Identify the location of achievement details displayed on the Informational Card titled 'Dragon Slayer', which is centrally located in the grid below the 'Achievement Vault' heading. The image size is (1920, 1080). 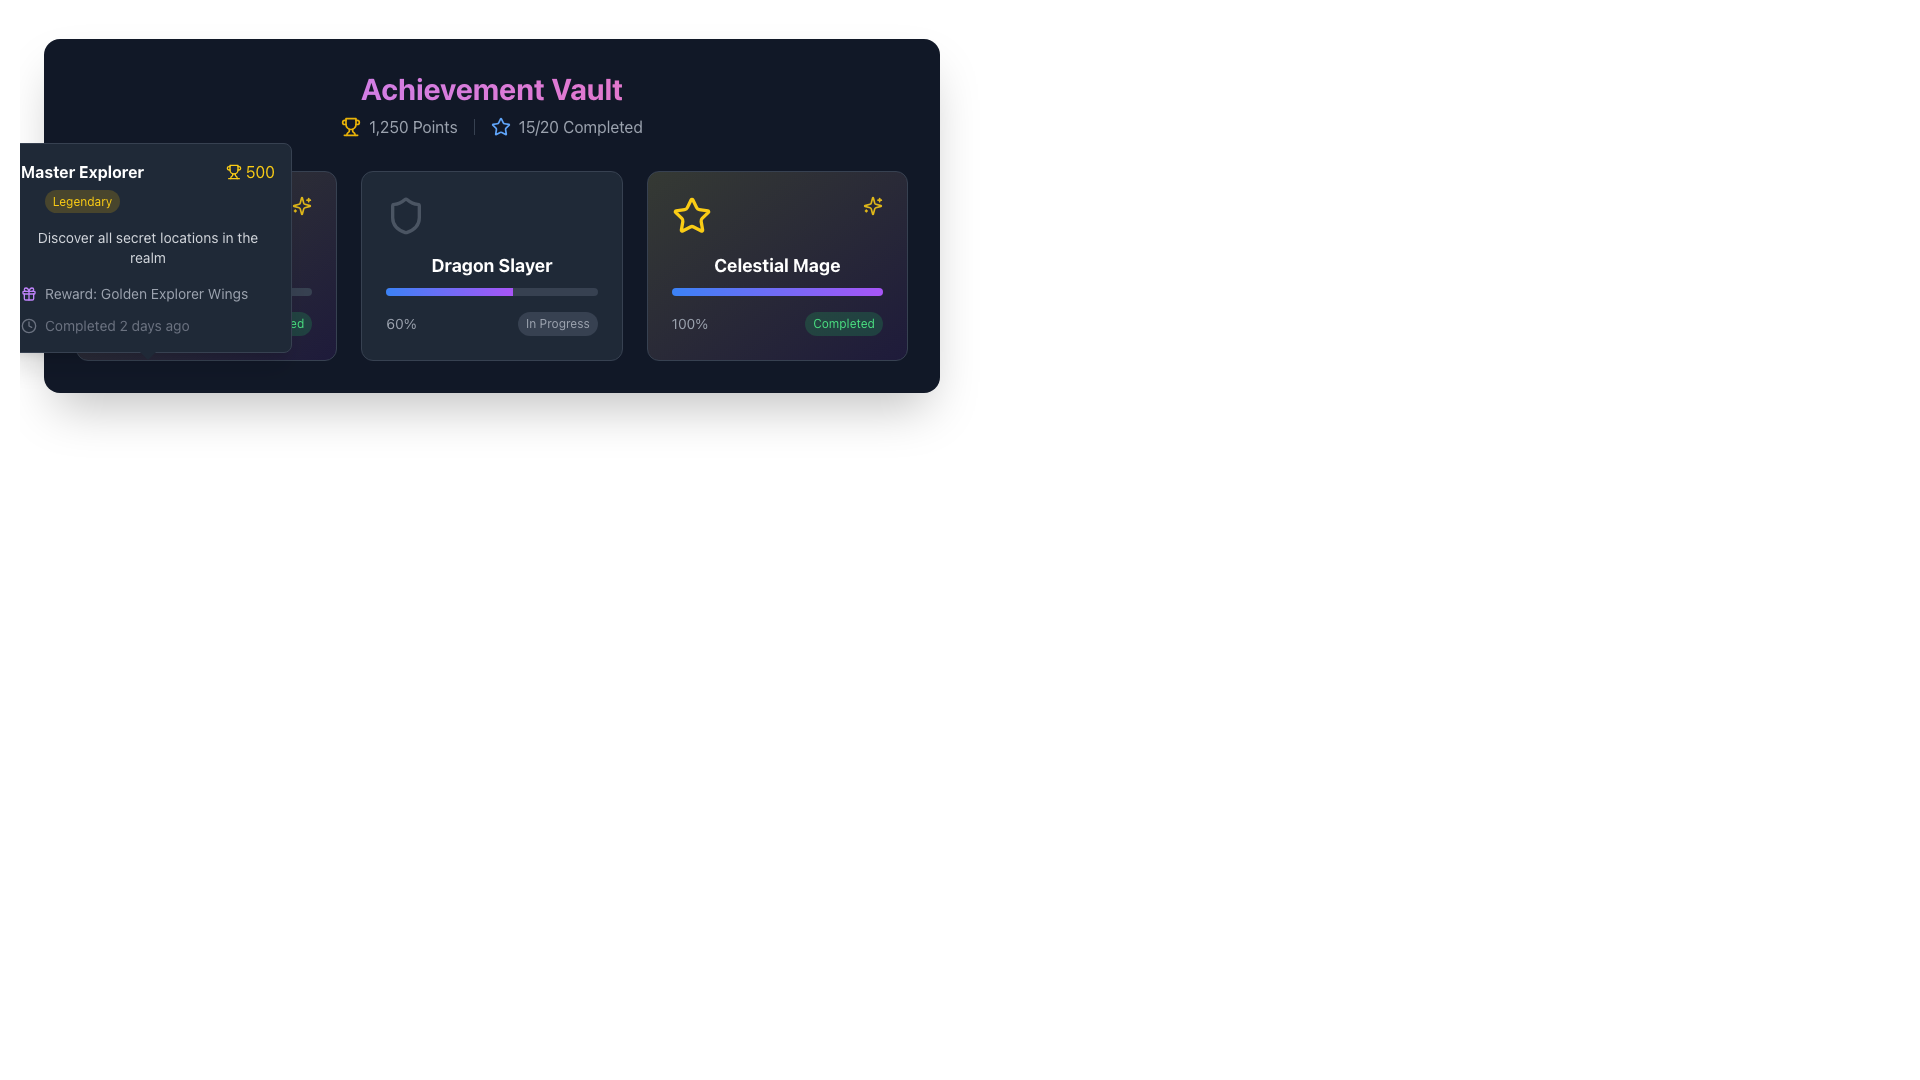
(491, 265).